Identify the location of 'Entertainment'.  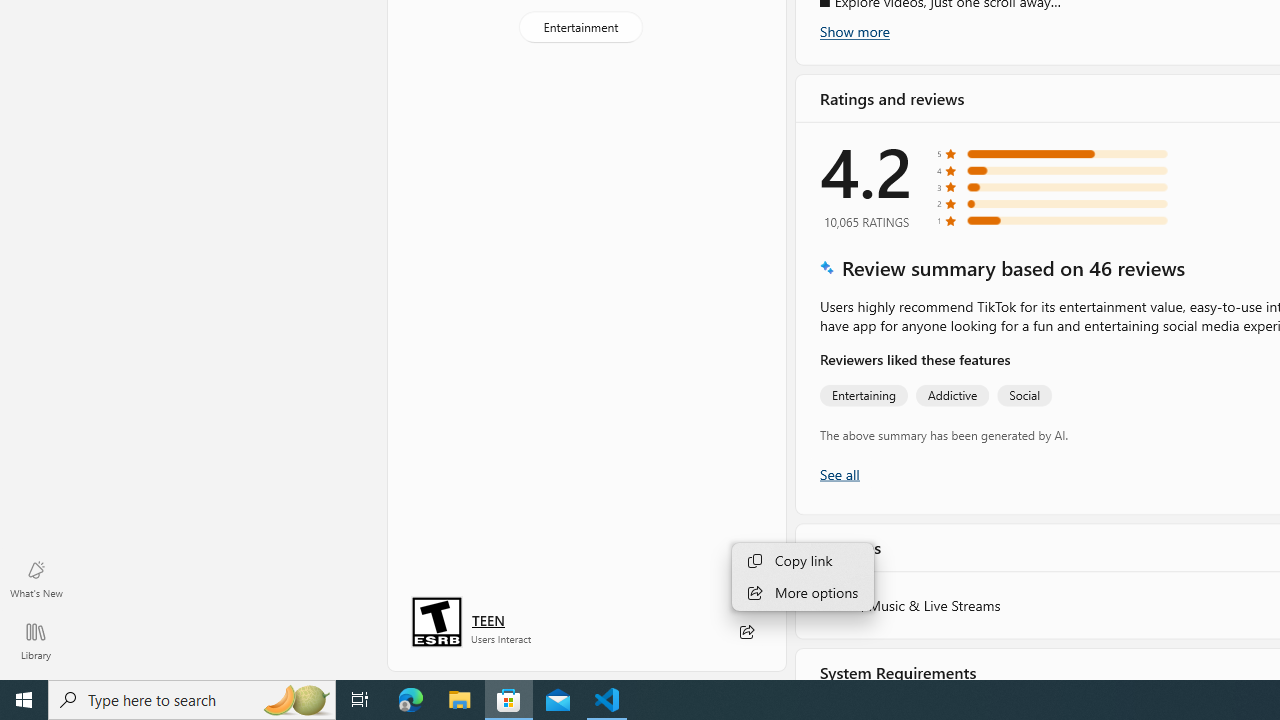
(579, 27).